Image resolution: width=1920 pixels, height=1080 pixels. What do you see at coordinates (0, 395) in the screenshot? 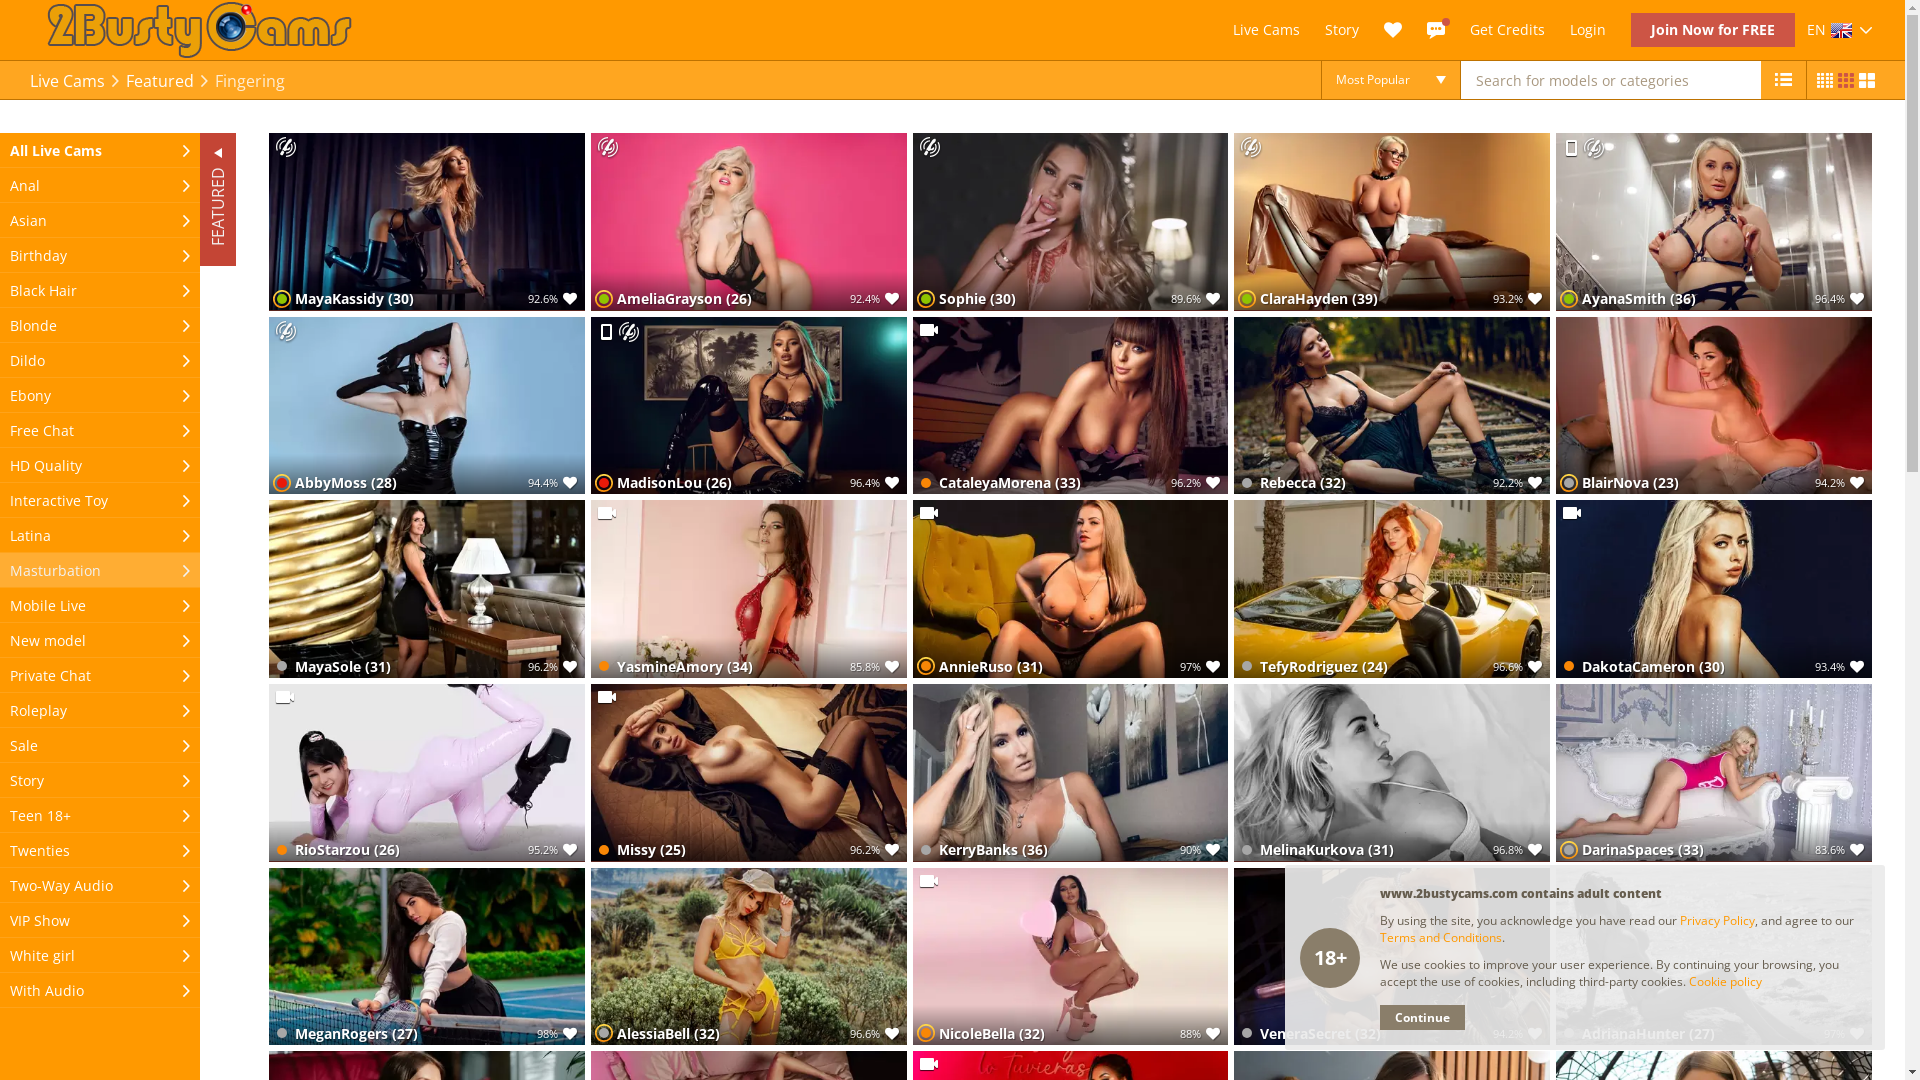
I see `'Ebony'` at bounding box center [0, 395].